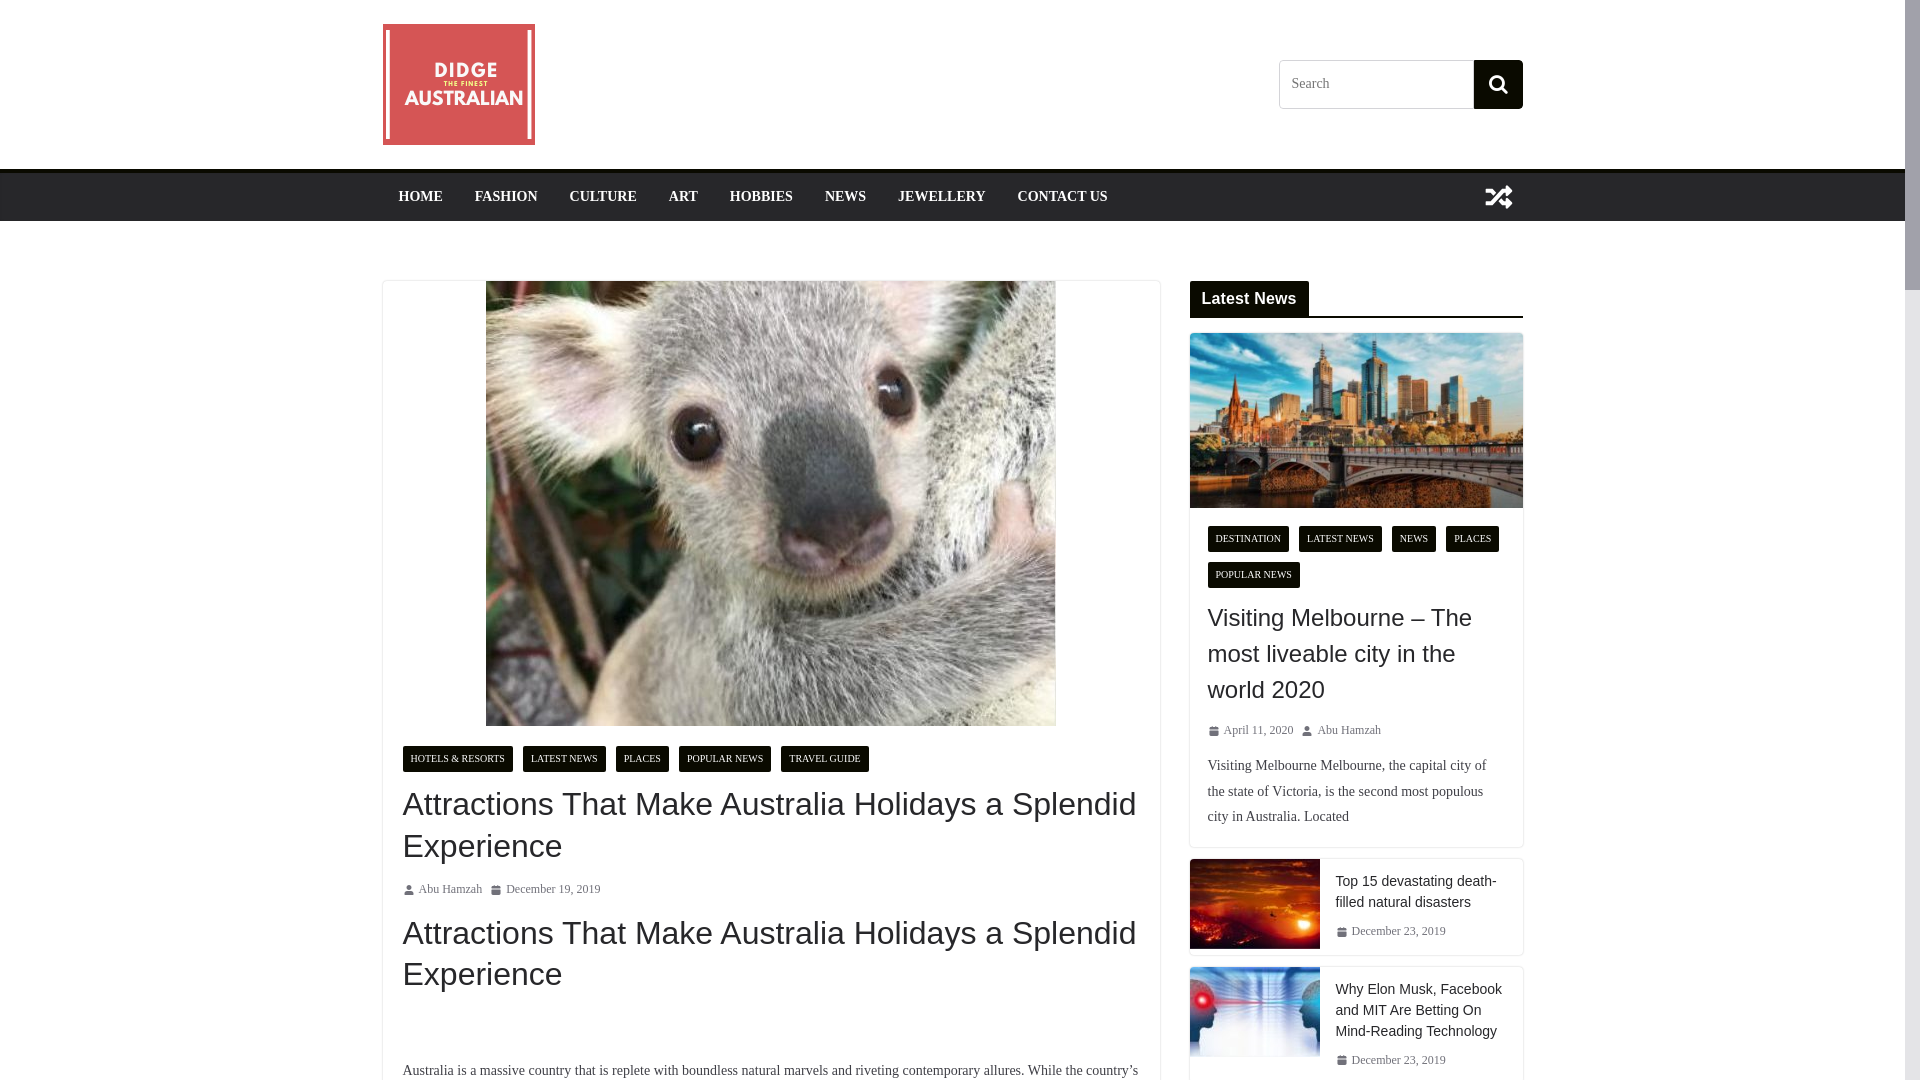 The width and height of the screenshot is (1920, 1080). What do you see at coordinates (678, 759) in the screenshot?
I see `'POPULAR NEWS'` at bounding box center [678, 759].